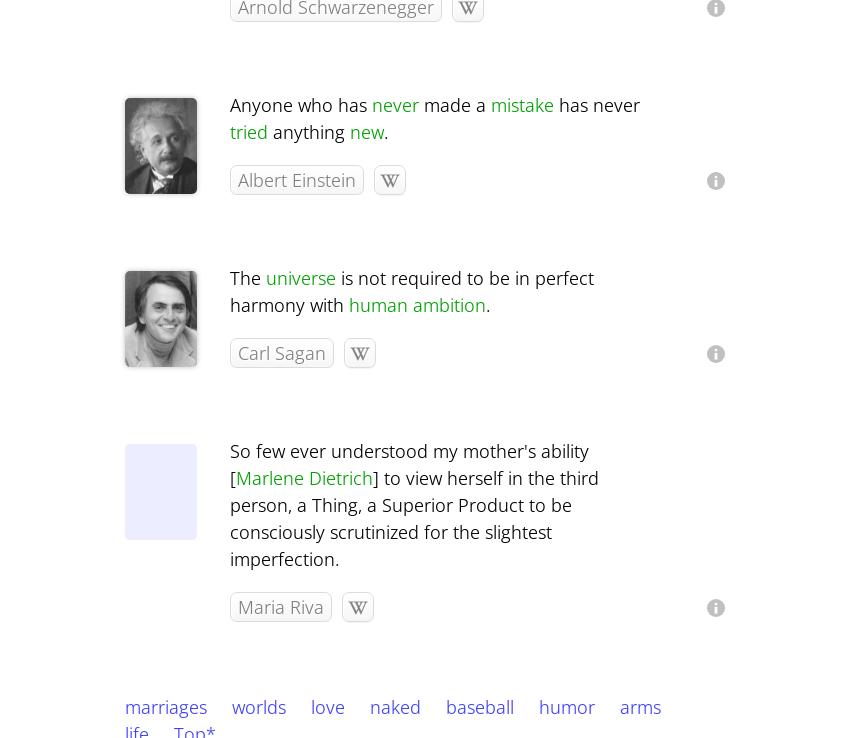 The width and height of the screenshot is (850, 738). What do you see at coordinates (300, 278) in the screenshot?
I see `'universe'` at bounding box center [300, 278].